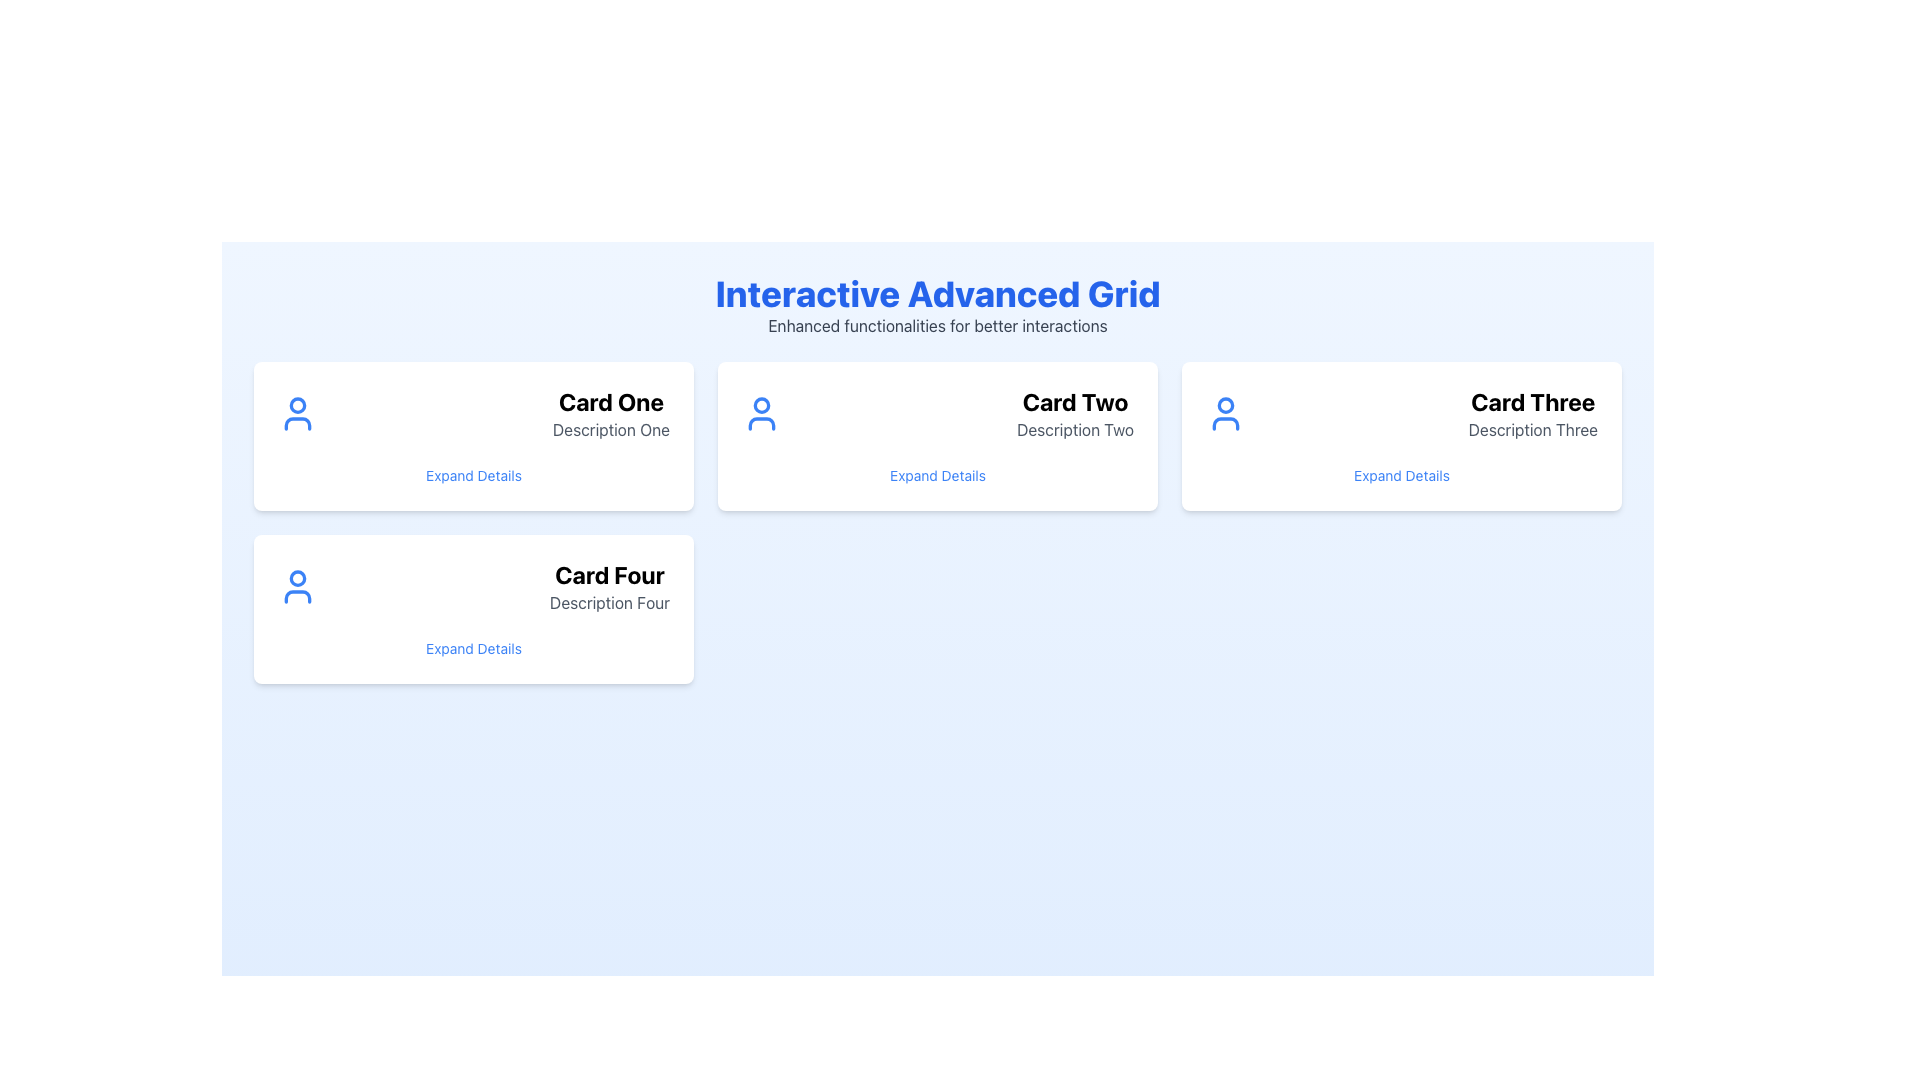 This screenshot has height=1080, width=1920. What do you see at coordinates (1074, 428) in the screenshot?
I see `the text label reading 'Description Two', which is styled in subdued gray and located underneath the title within 'Card Two'` at bounding box center [1074, 428].